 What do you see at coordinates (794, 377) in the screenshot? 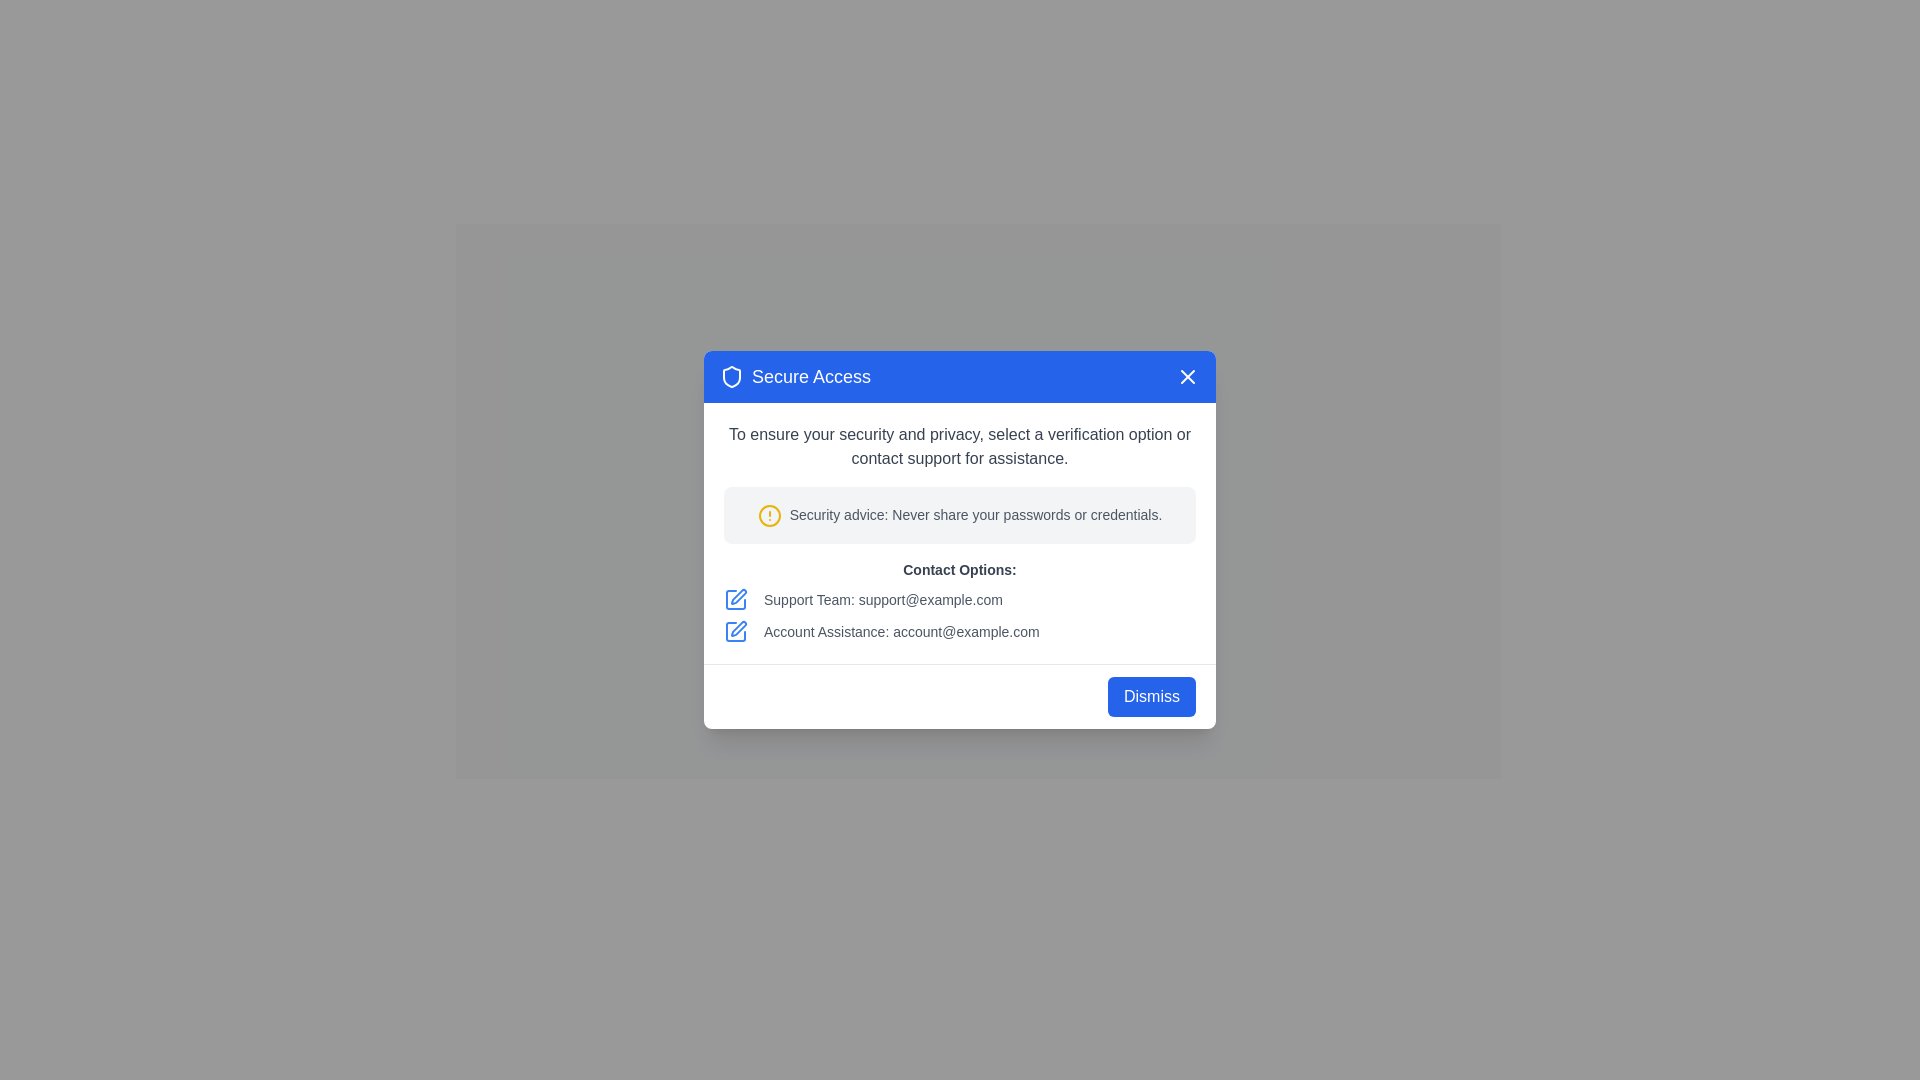
I see `the 'Secure Access' label with the shield icon` at bounding box center [794, 377].